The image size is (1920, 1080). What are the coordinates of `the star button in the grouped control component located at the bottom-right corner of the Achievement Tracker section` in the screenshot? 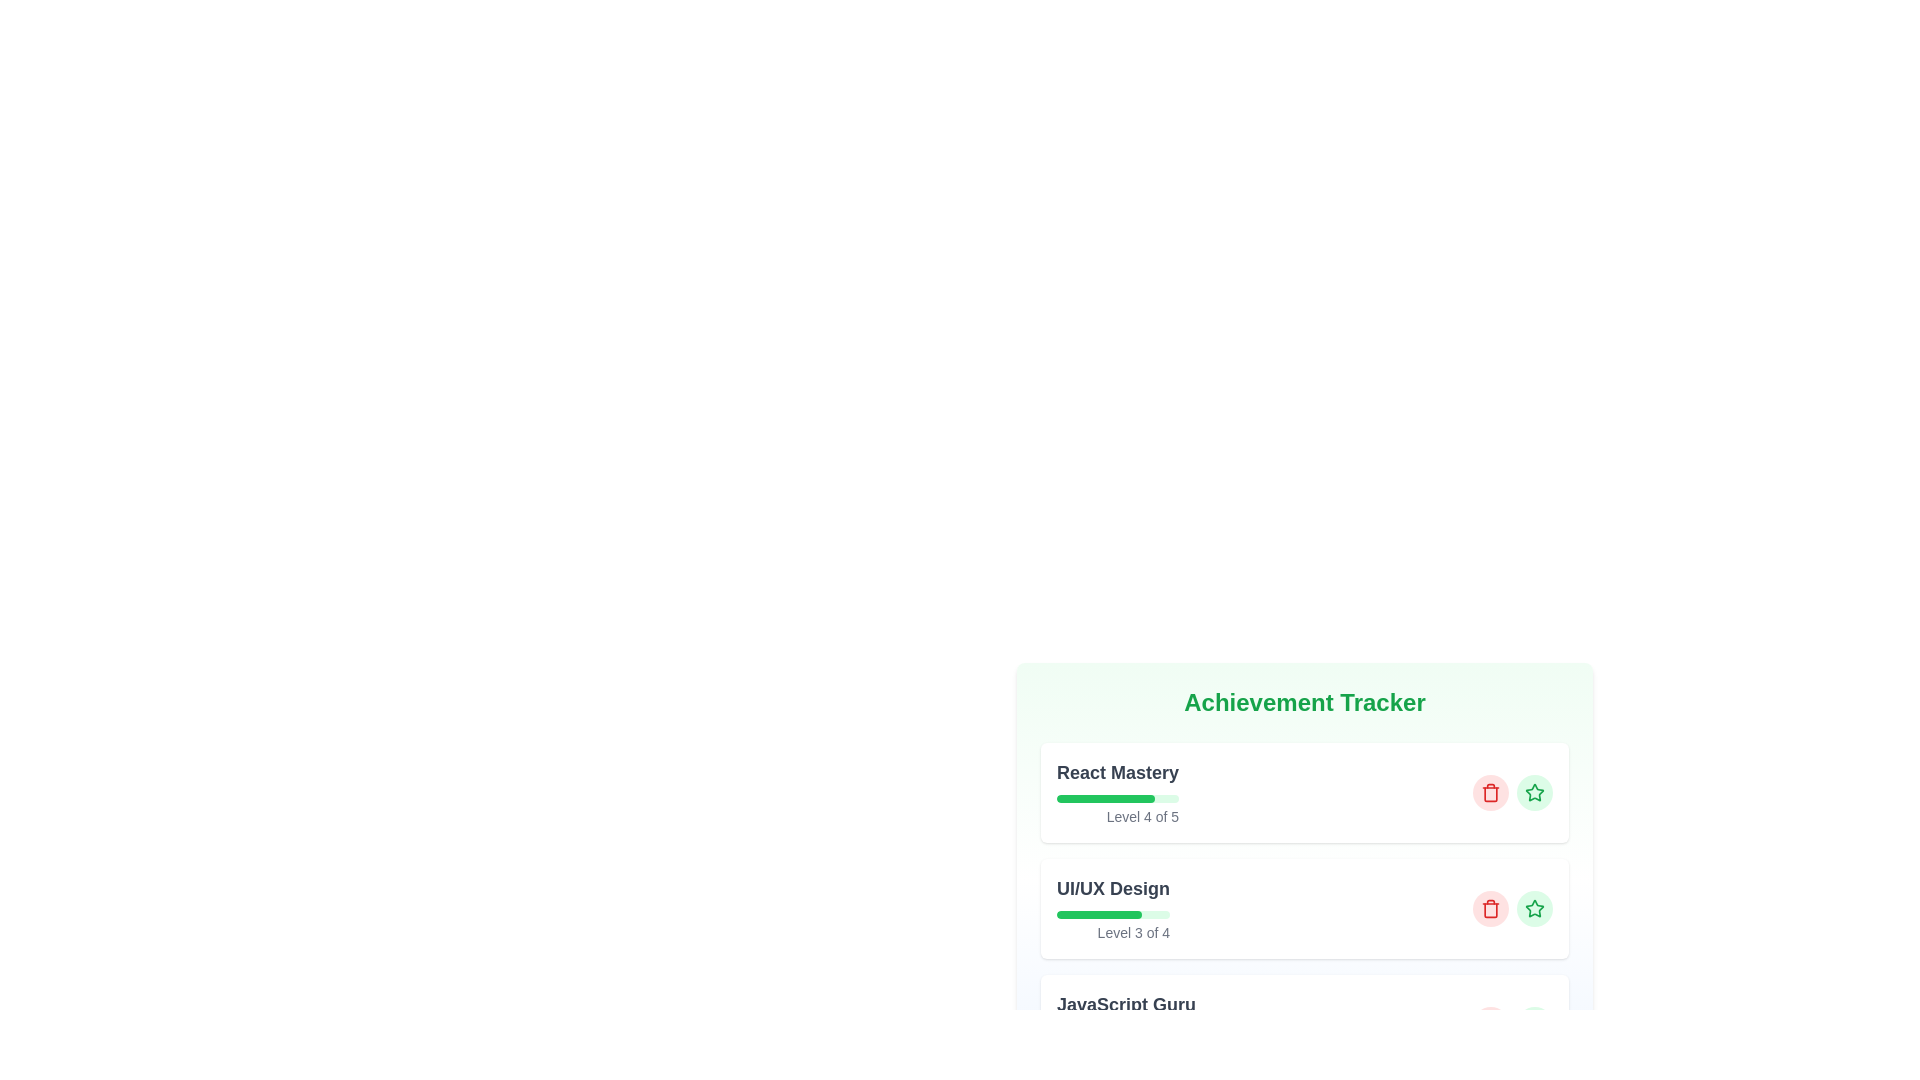 It's located at (1512, 909).